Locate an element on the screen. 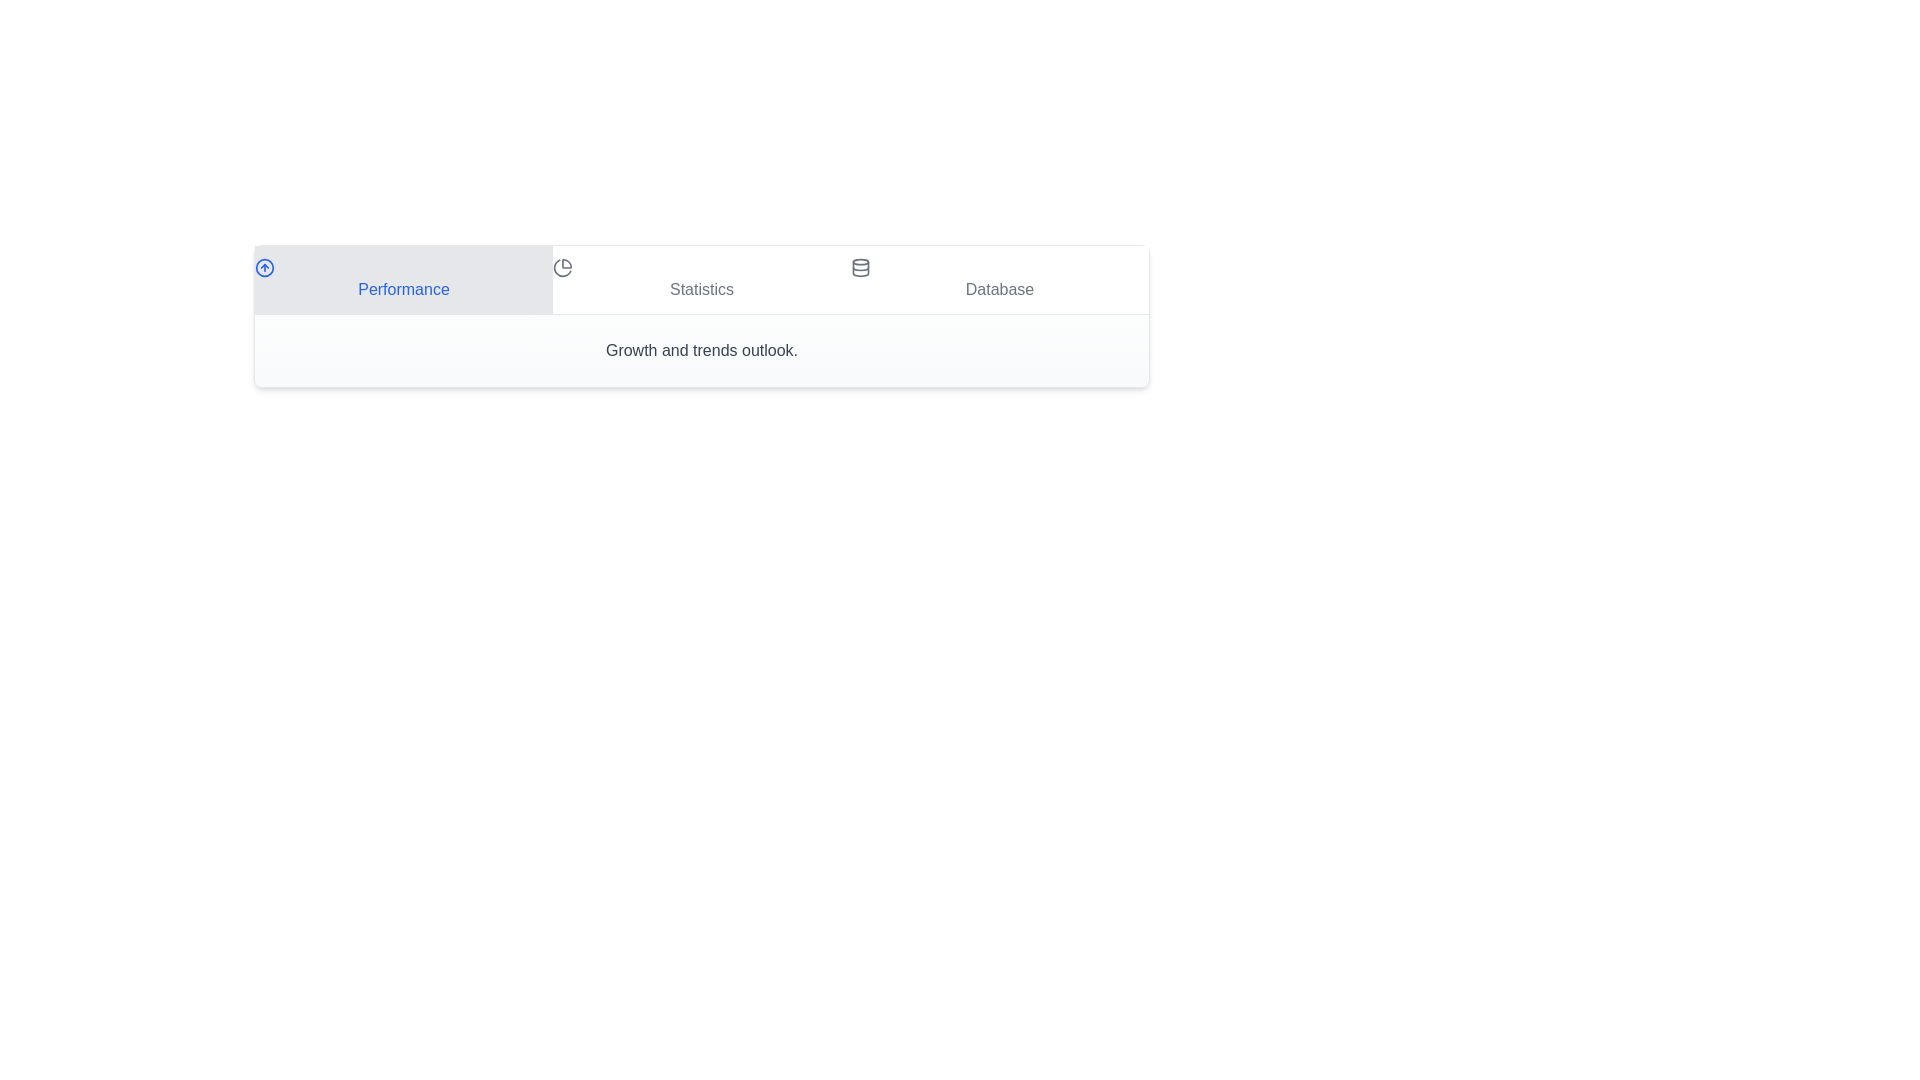  the Statistics tab by clicking on it is located at coordinates (701, 280).